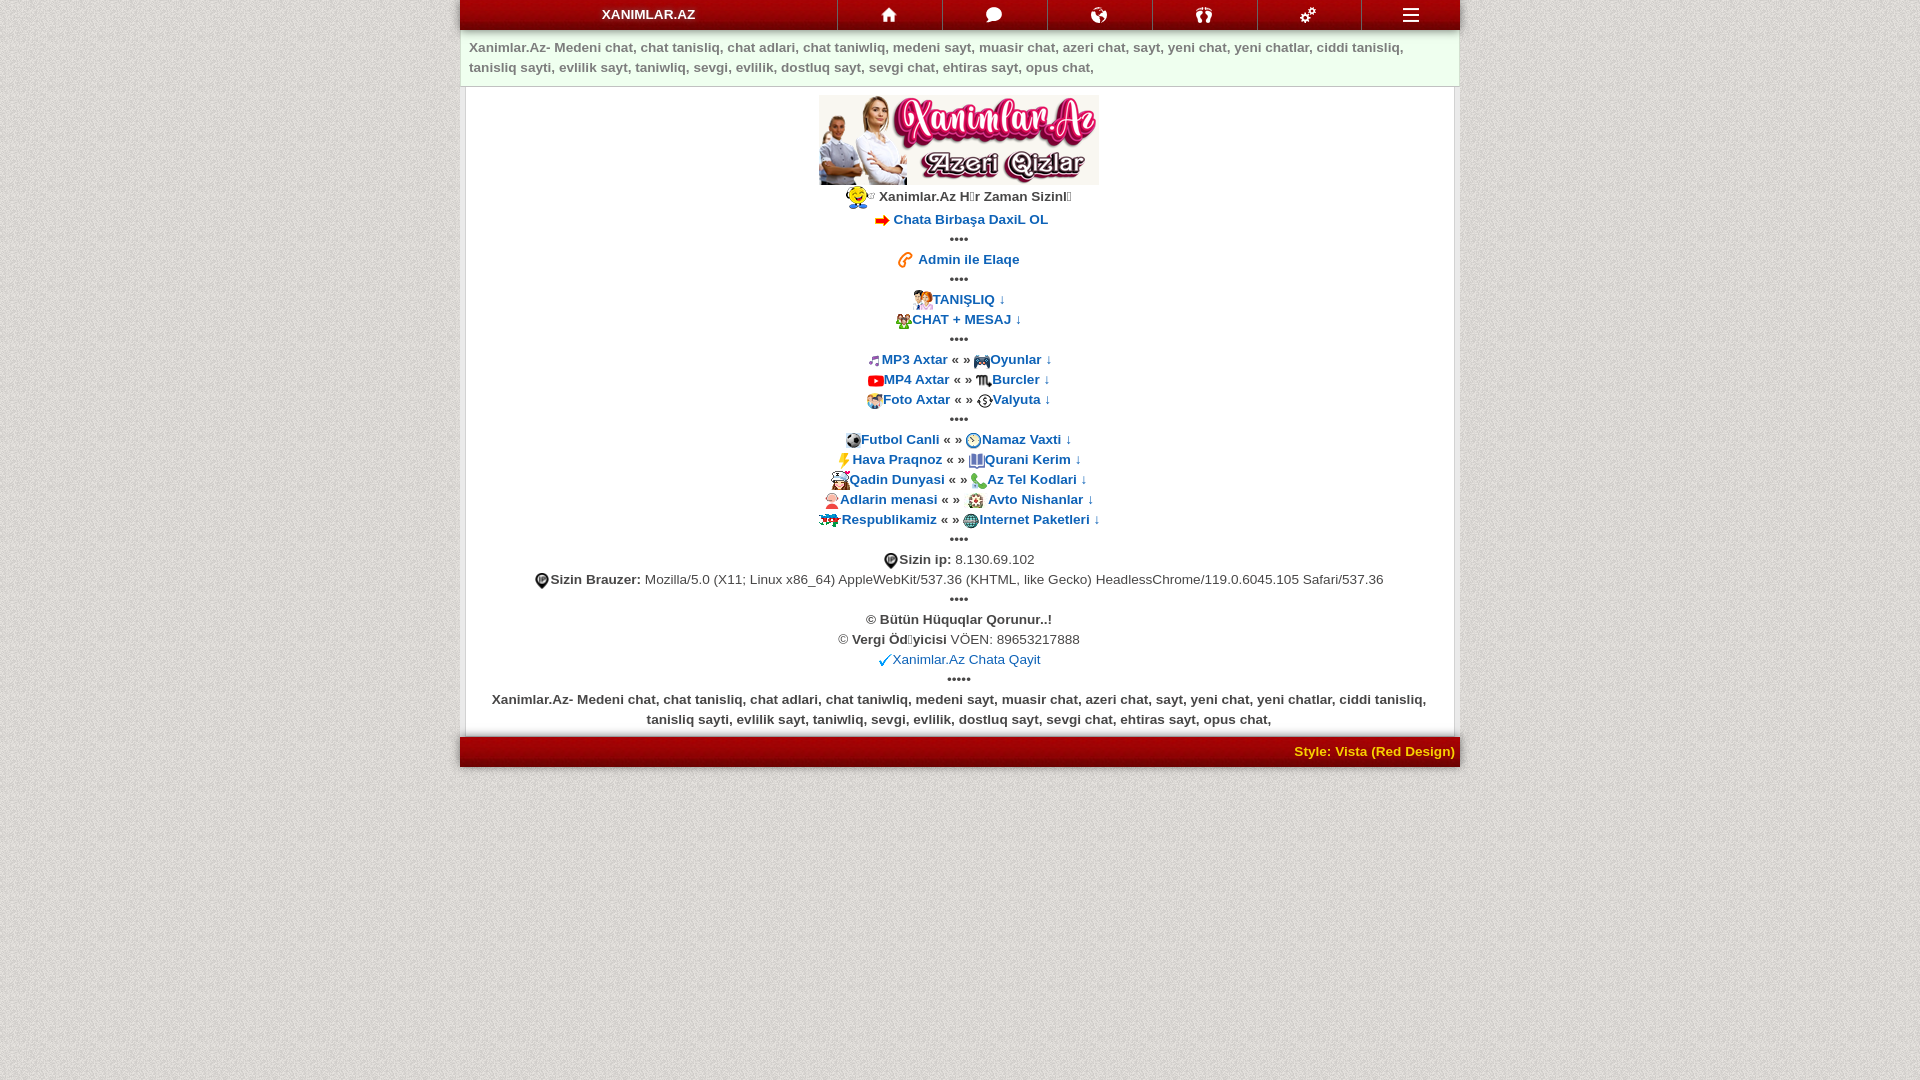  I want to click on 'Style: Vista (Red Design)', so click(1294, 751).